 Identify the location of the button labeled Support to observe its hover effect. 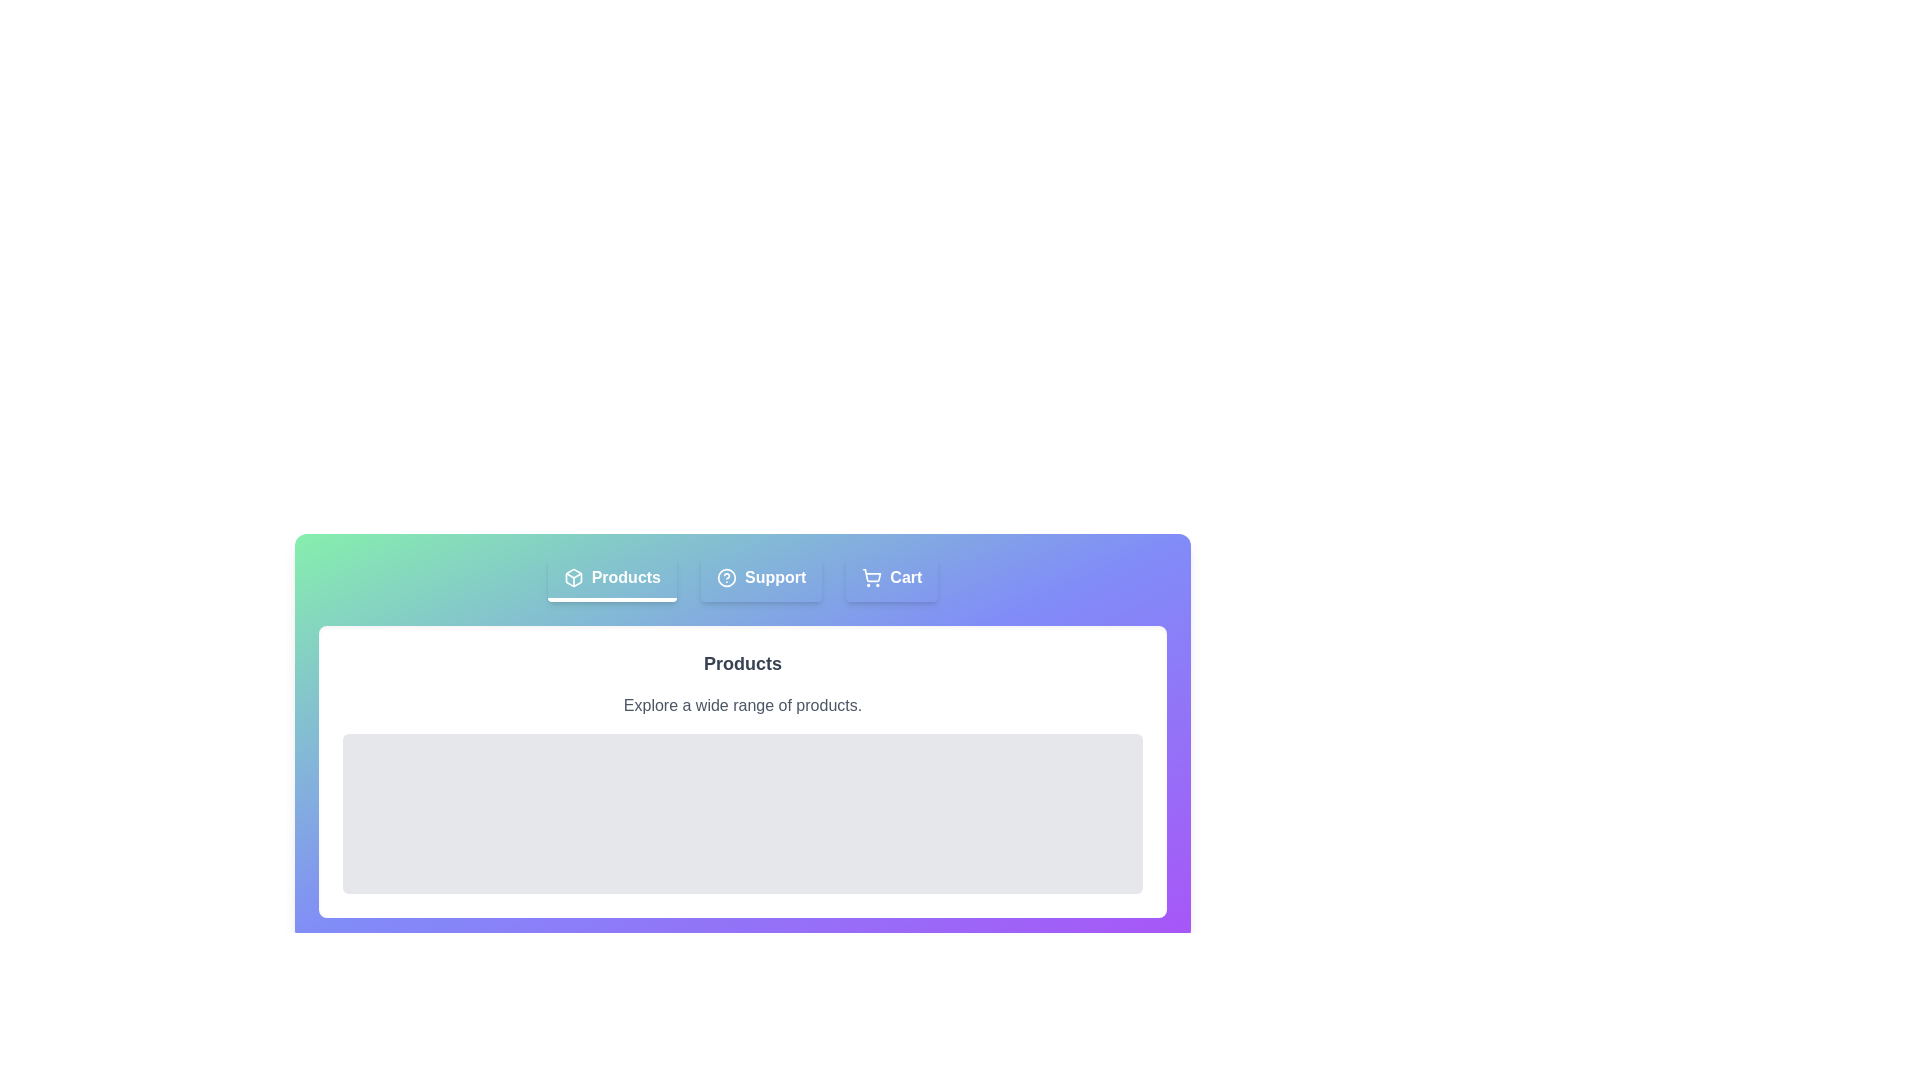
(761, 579).